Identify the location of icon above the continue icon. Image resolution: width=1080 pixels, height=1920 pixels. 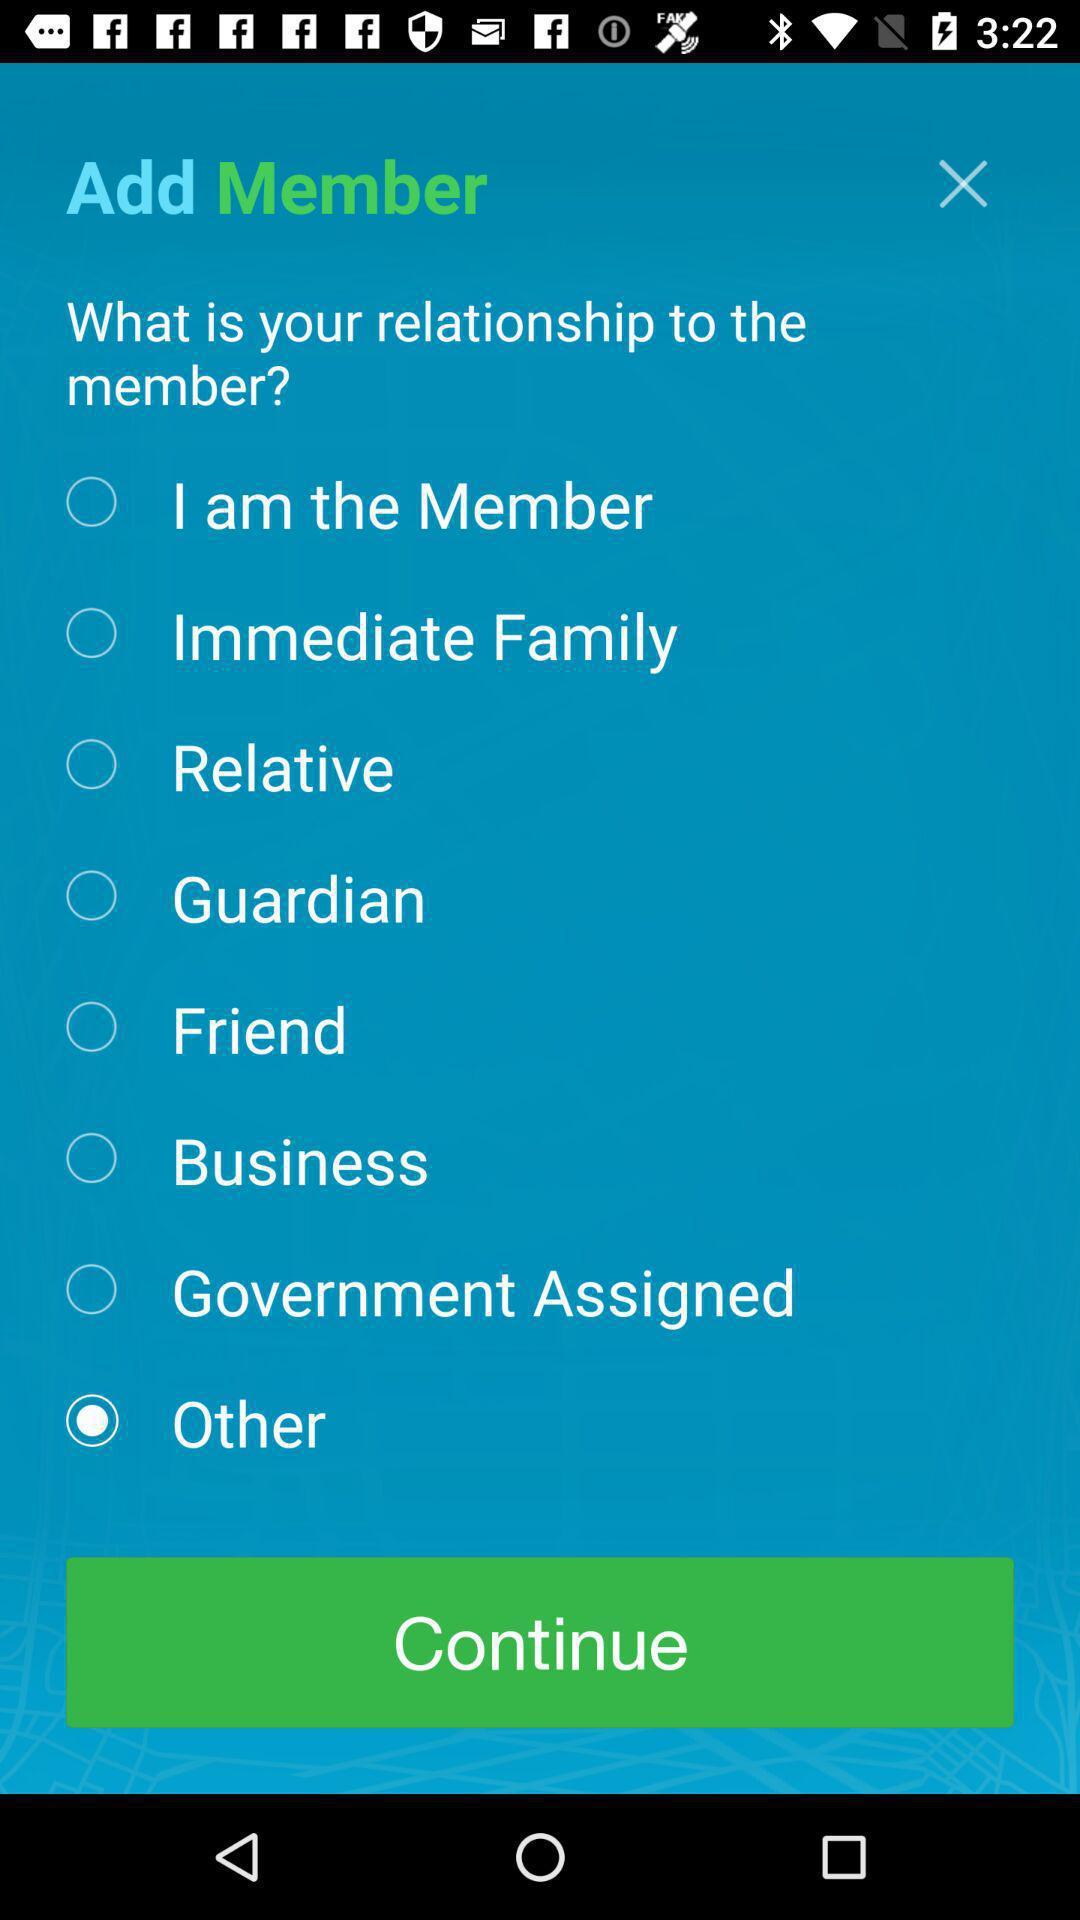
(247, 1420).